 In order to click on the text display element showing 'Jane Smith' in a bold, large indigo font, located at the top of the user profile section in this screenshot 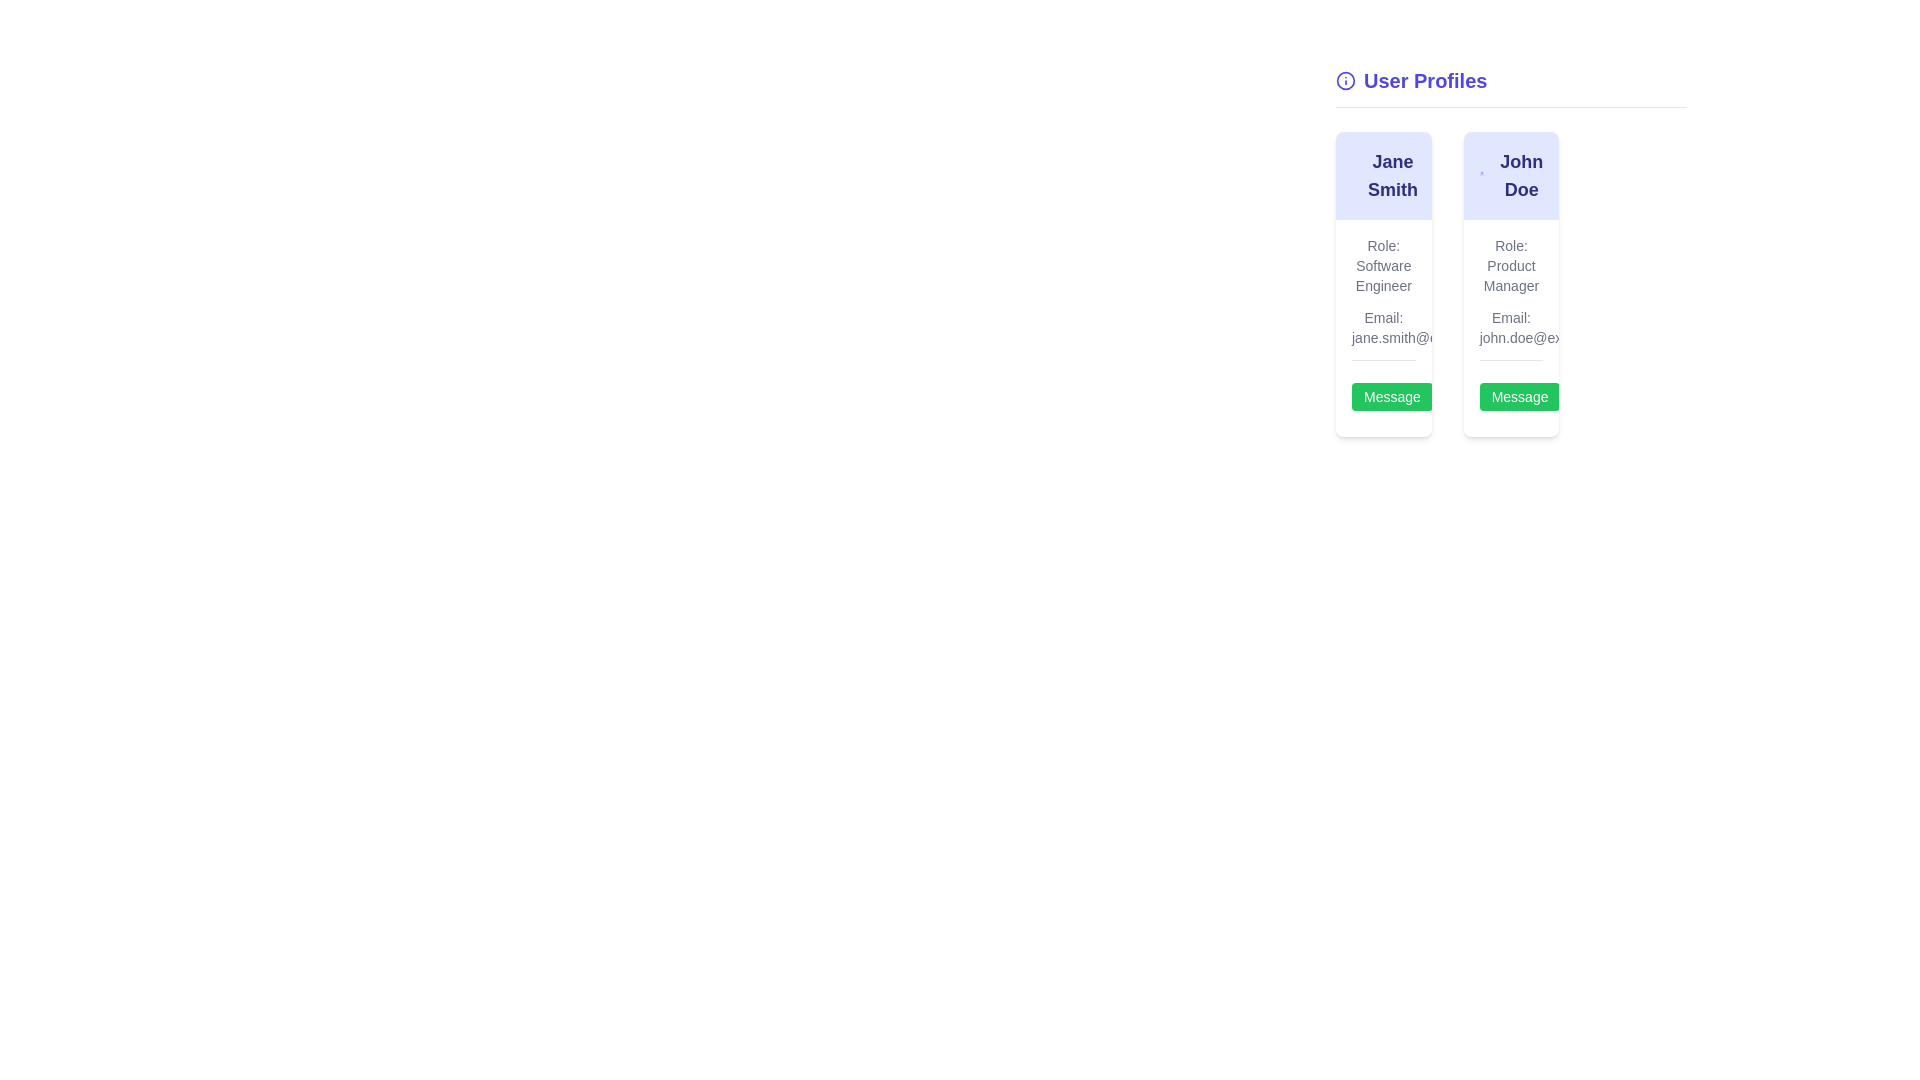, I will do `click(1382, 175)`.